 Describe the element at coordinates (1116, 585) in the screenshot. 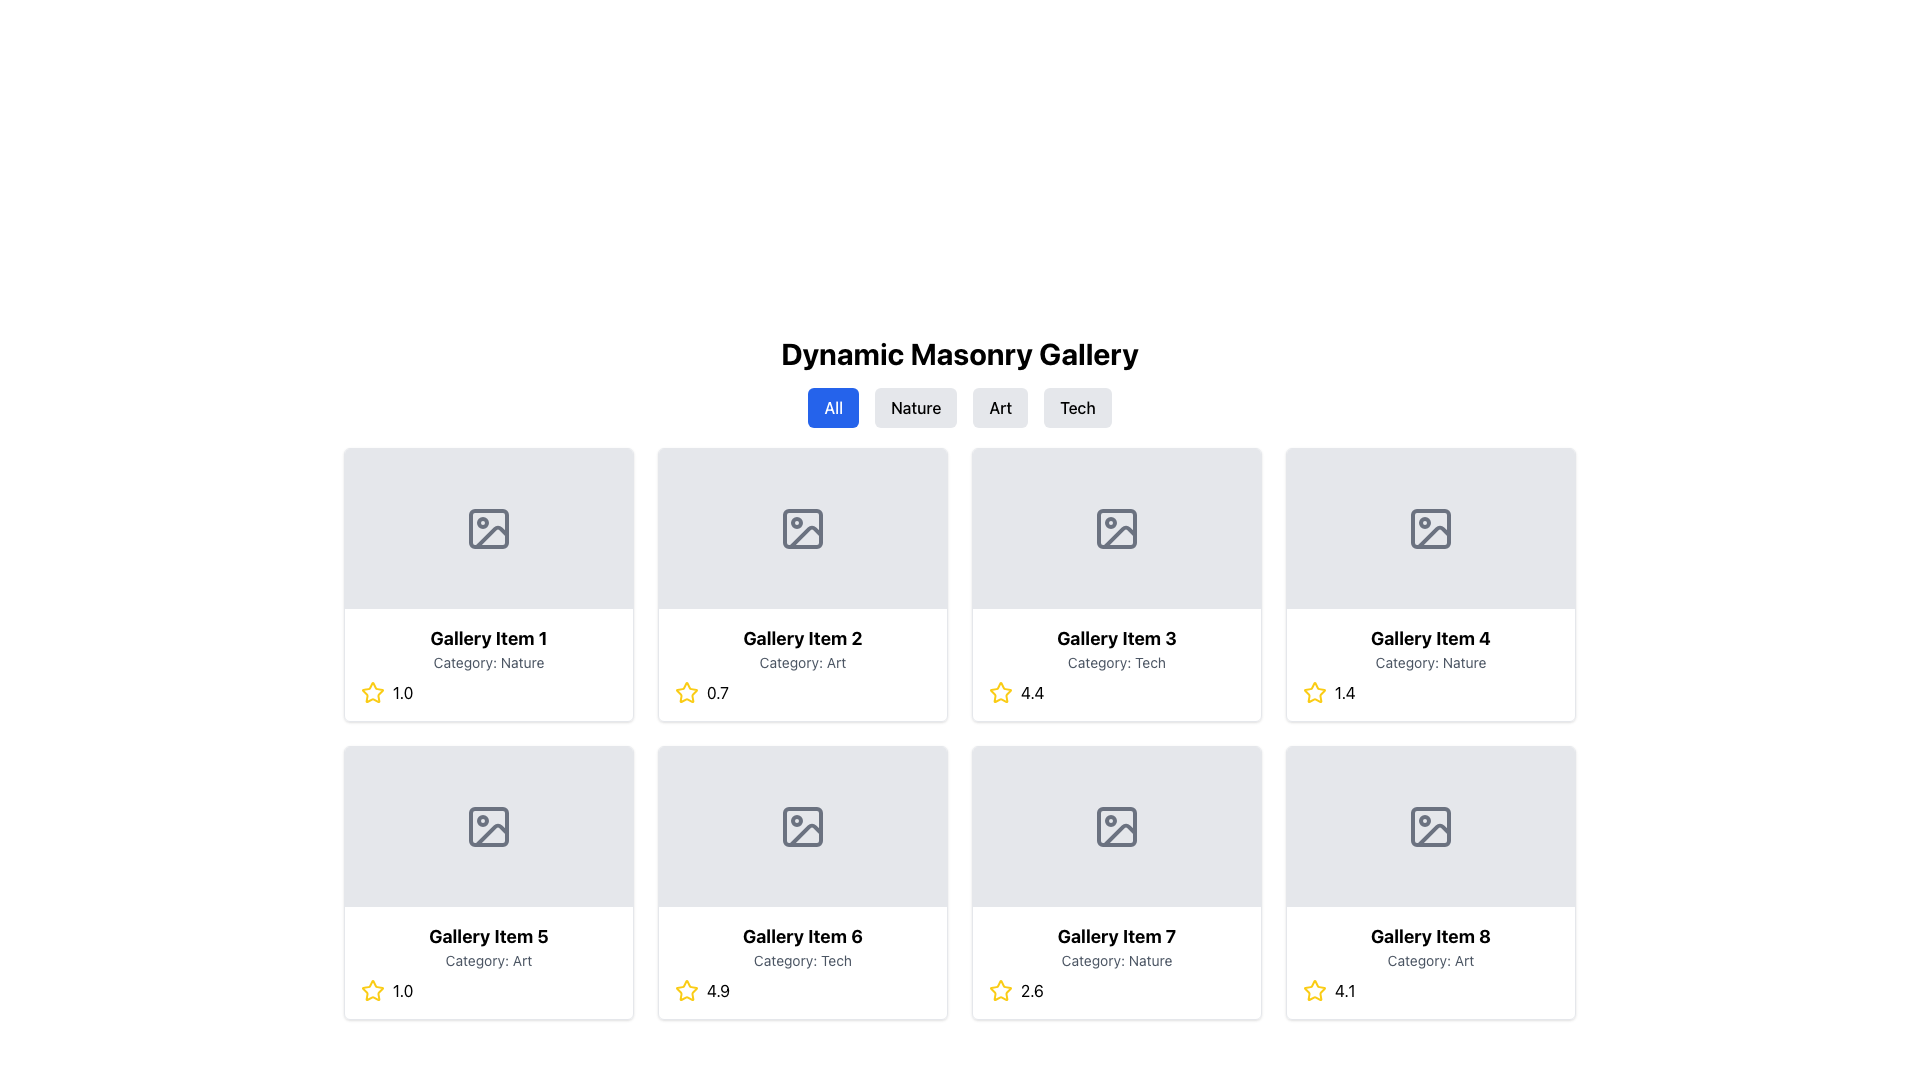

I see `the Card element displaying information about a gallery item, located in the first row, third column of the grid` at that location.